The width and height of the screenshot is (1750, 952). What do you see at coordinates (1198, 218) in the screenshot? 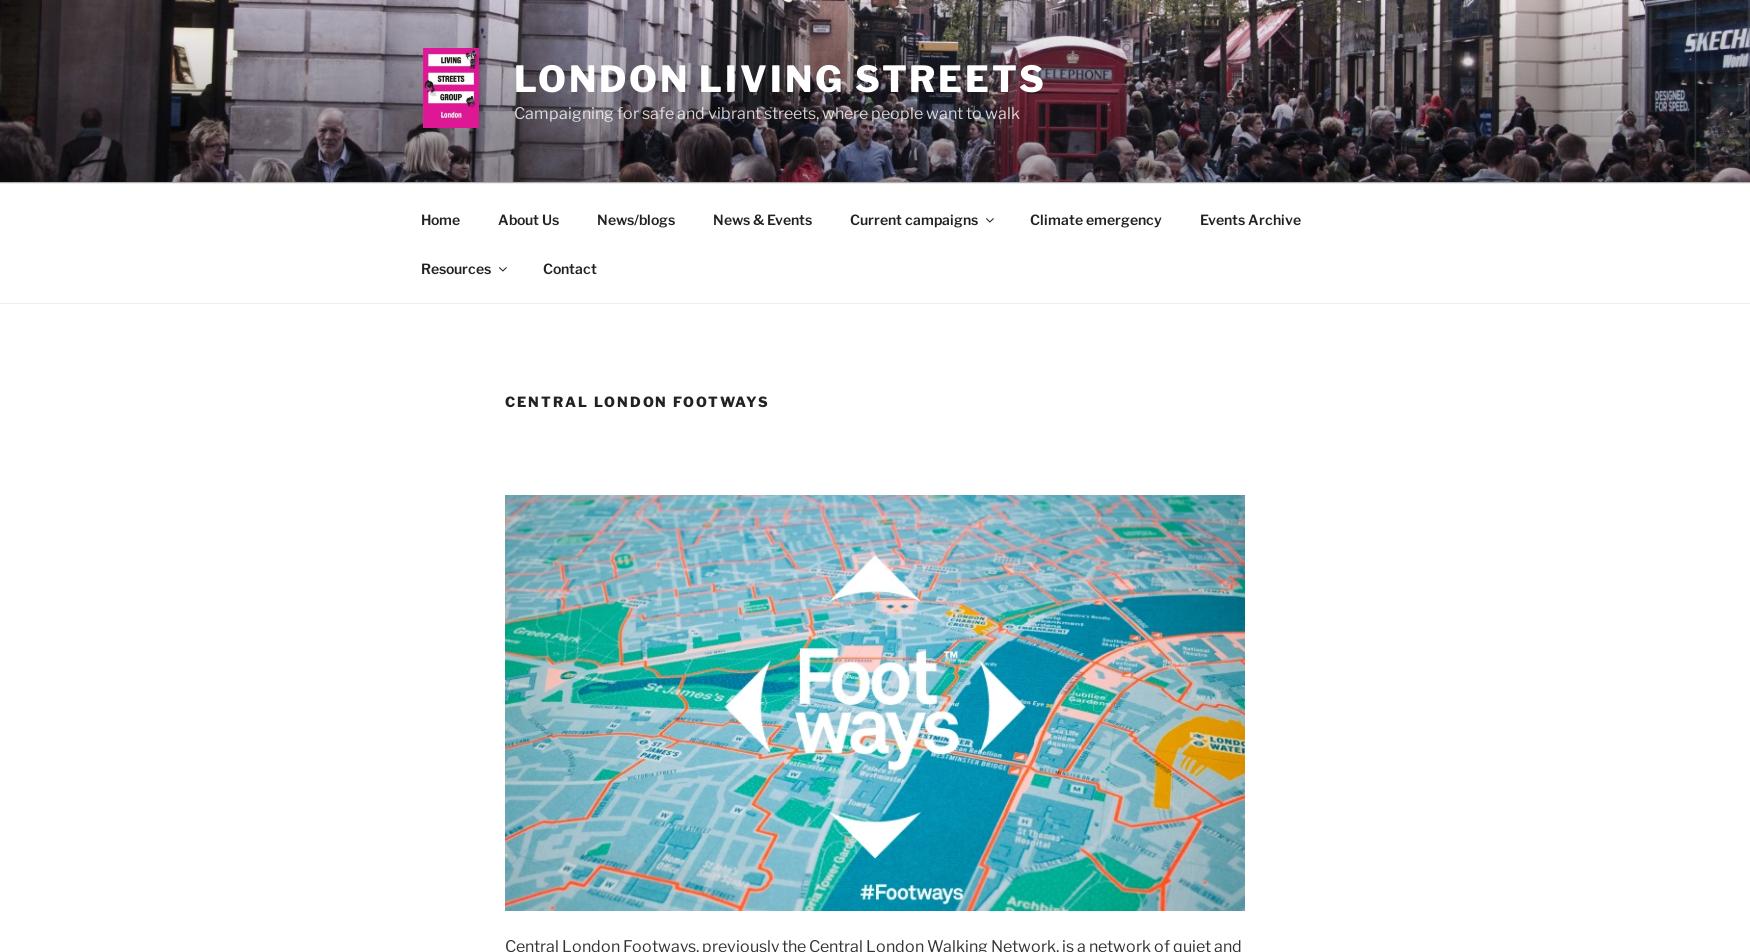
I see `'Events Archive'` at bounding box center [1198, 218].